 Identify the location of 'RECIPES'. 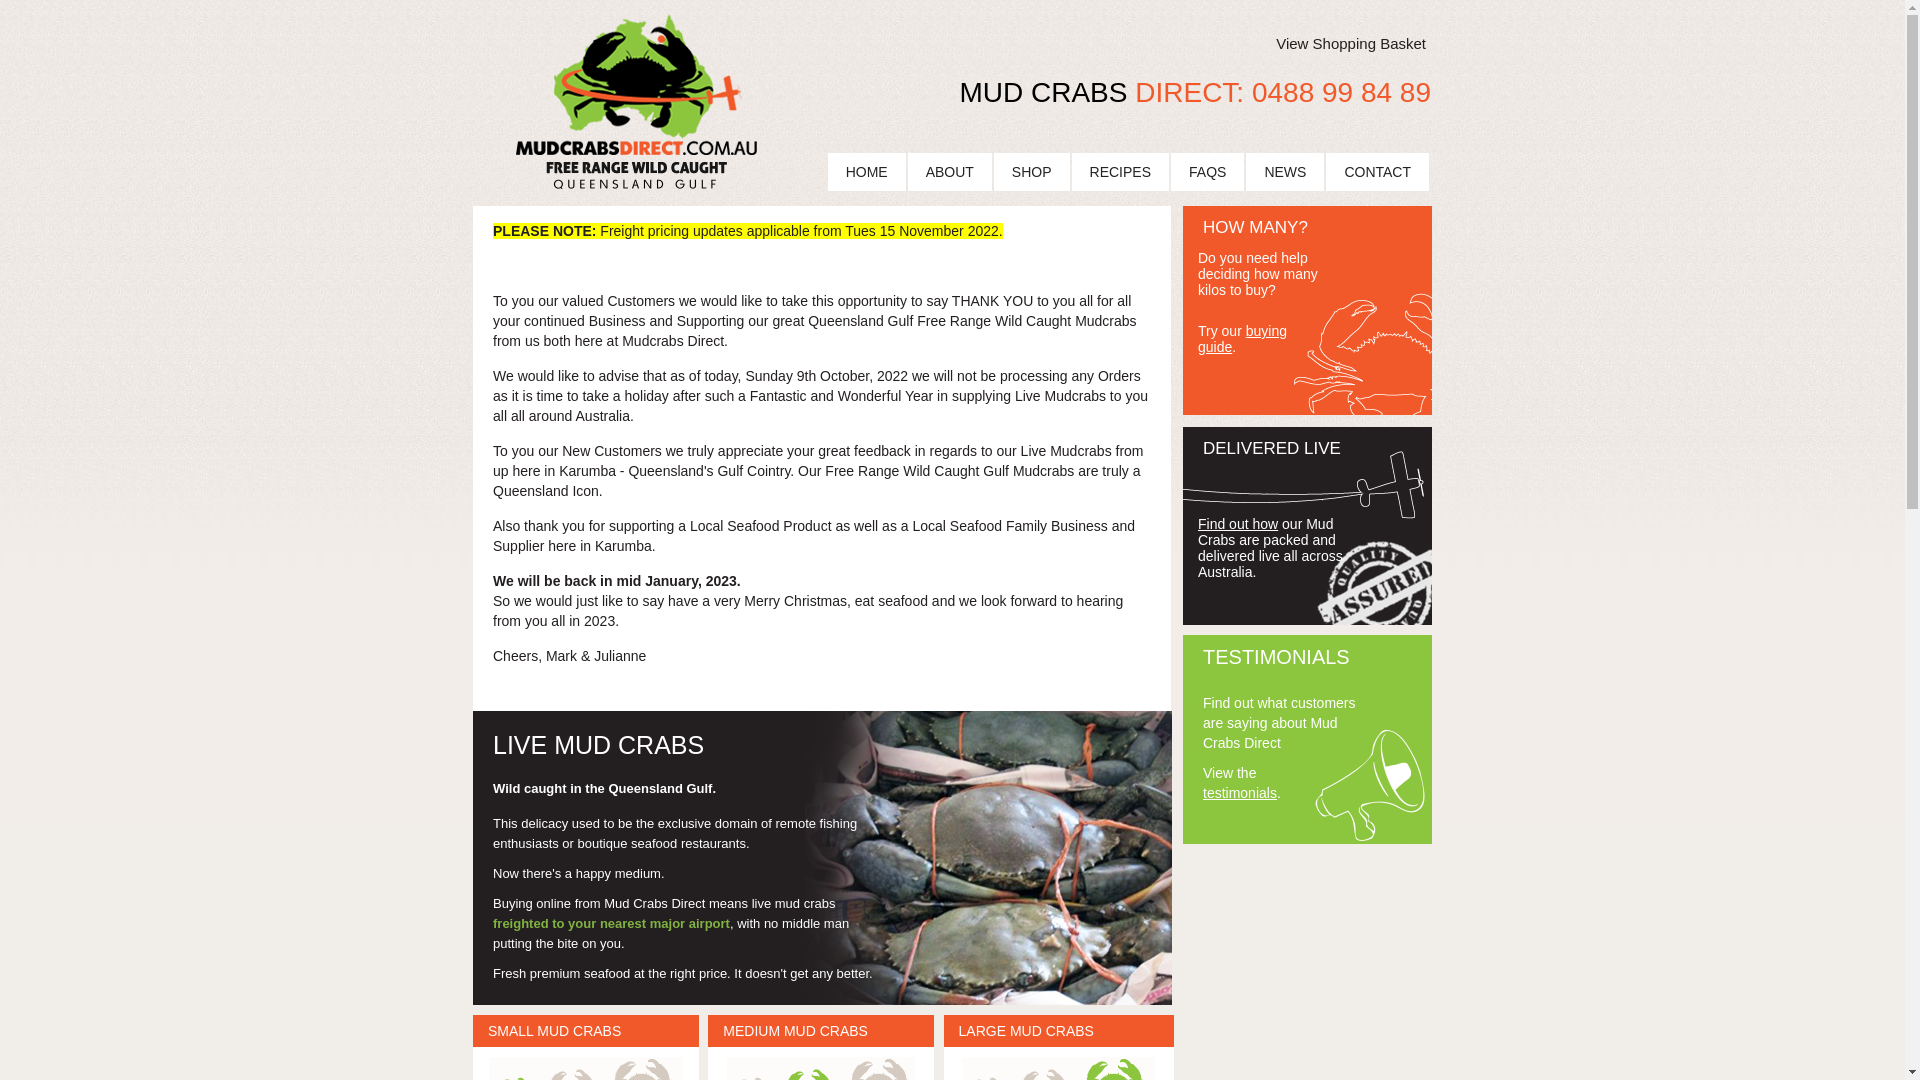
(1120, 171).